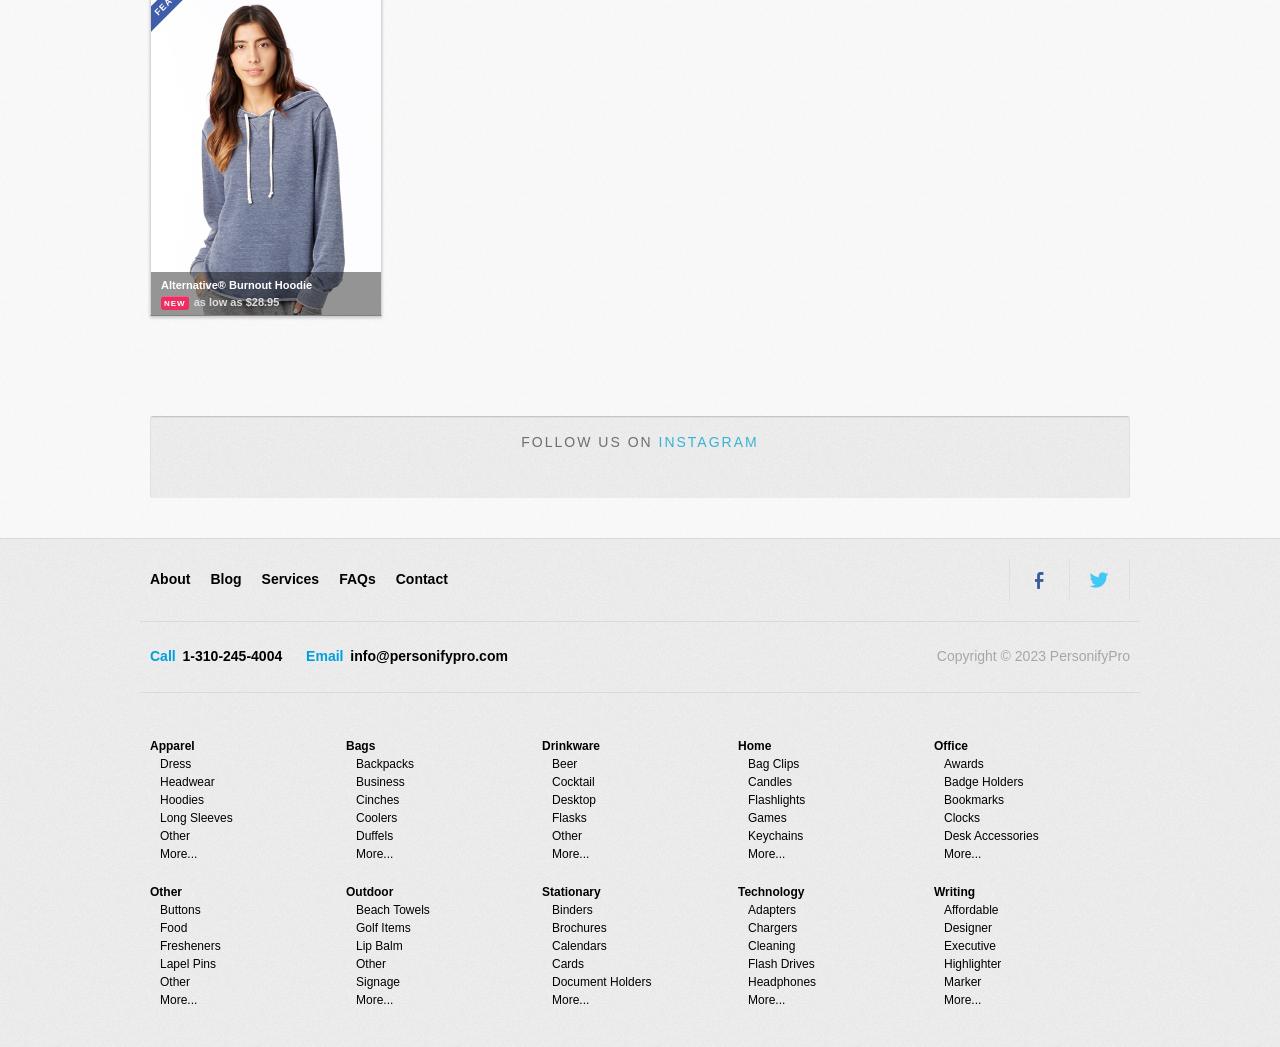 The width and height of the screenshot is (1280, 1047). What do you see at coordinates (419, 577) in the screenshot?
I see `'Contact'` at bounding box center [419, 577].